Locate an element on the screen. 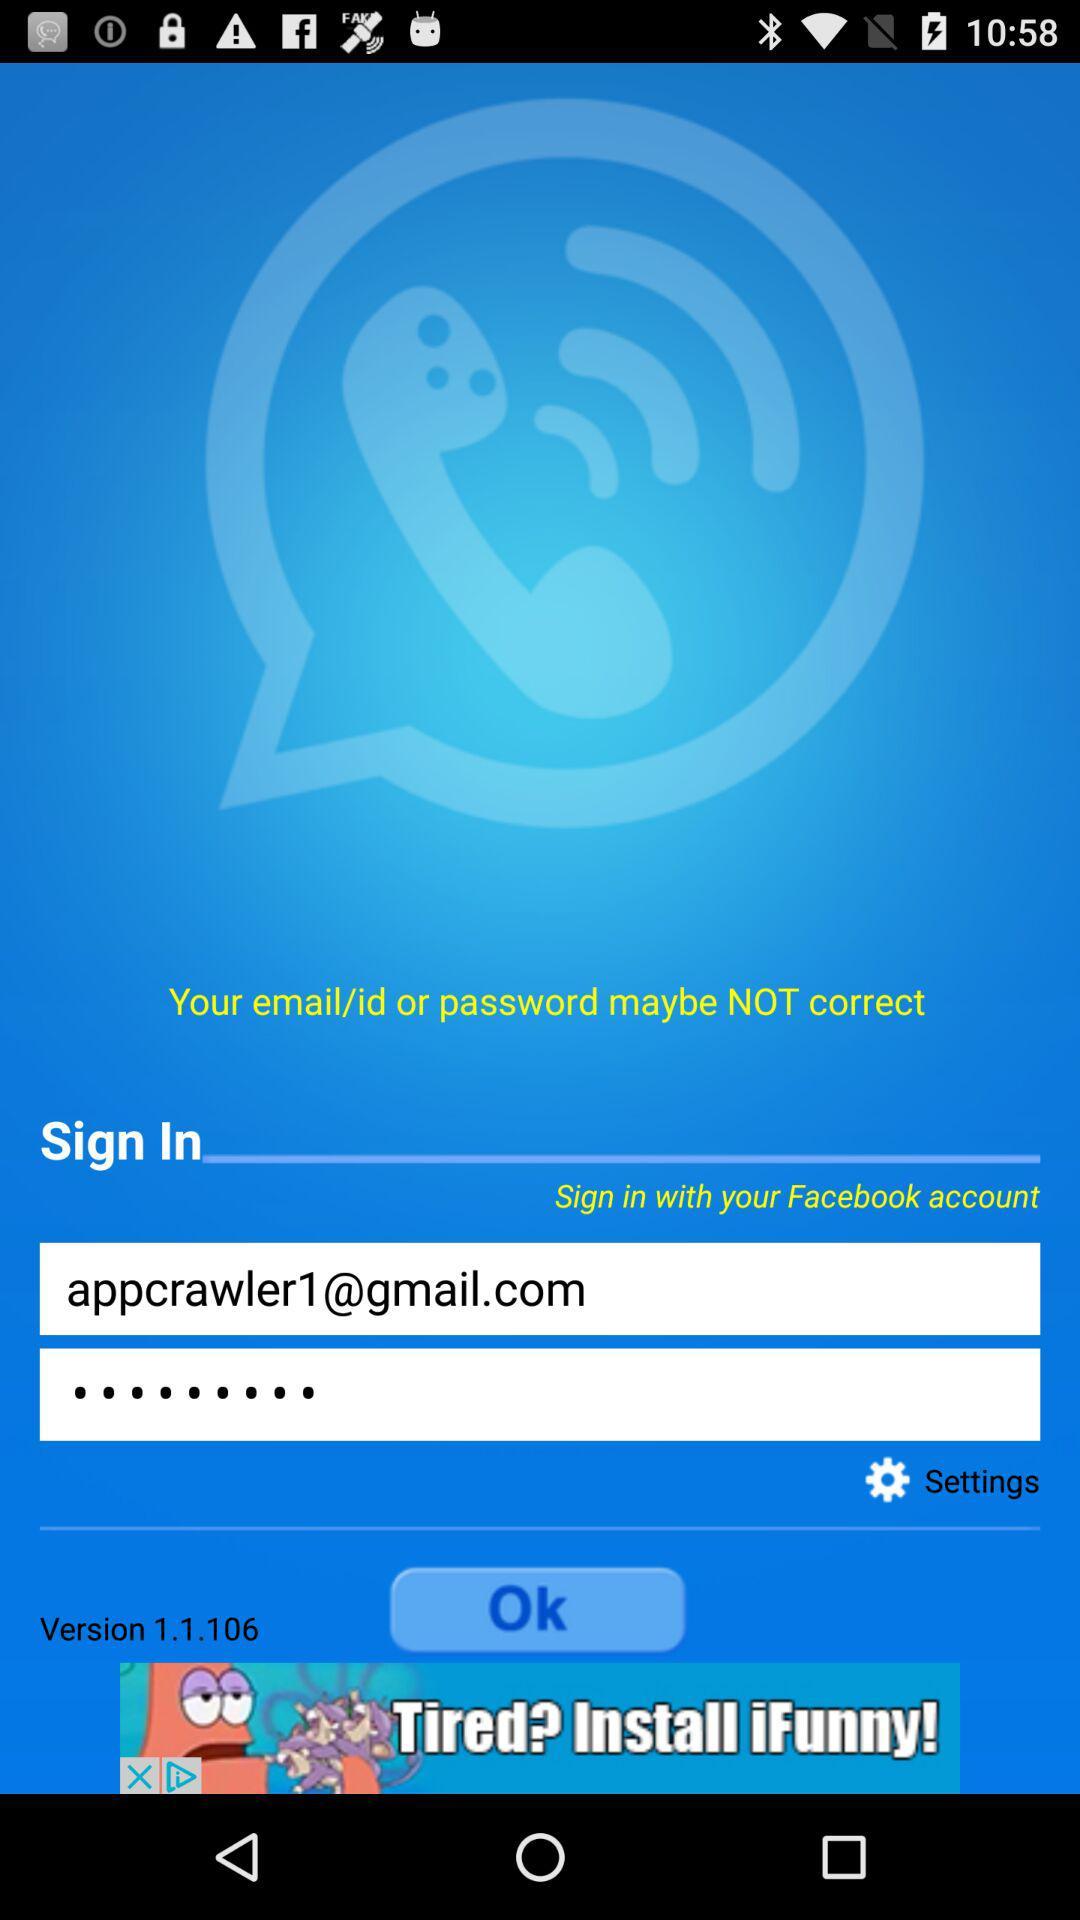 The height and width of the screenshot is (1920, 1080). ok button is located at coordinates (540, 1611).